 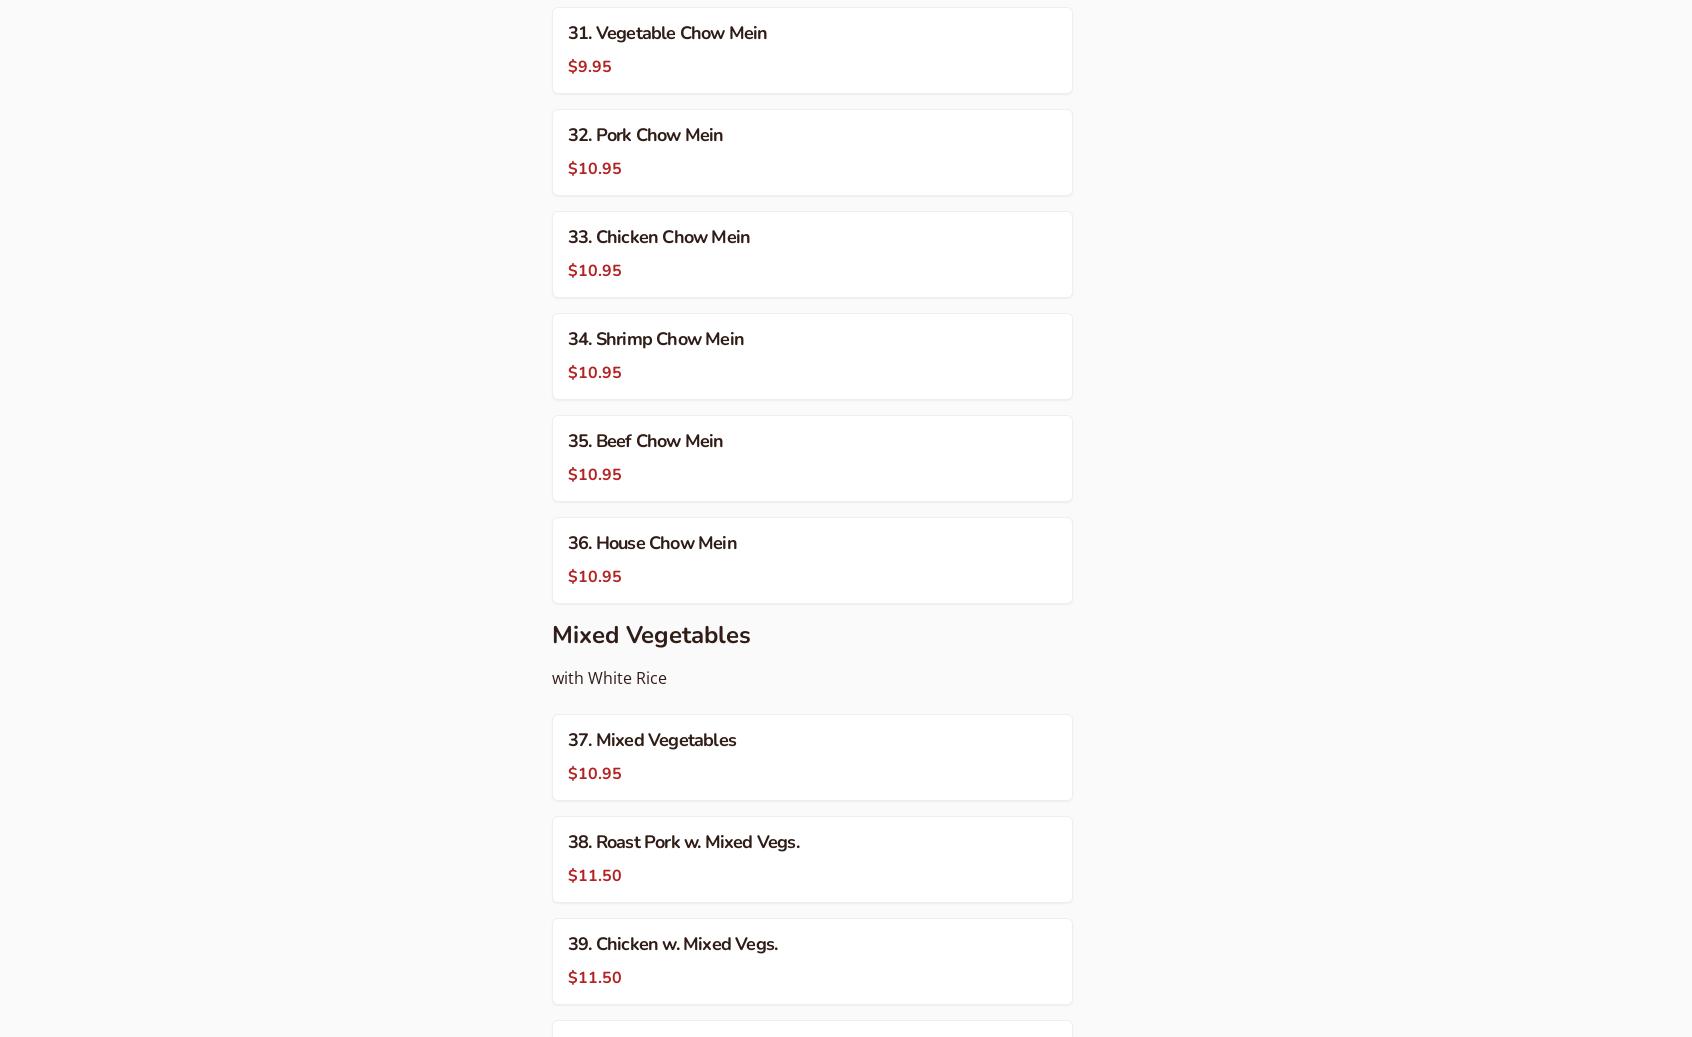 I want to click on '38.  Roast Pork w. Mixed Vegs.', so click(x=683, y=842).